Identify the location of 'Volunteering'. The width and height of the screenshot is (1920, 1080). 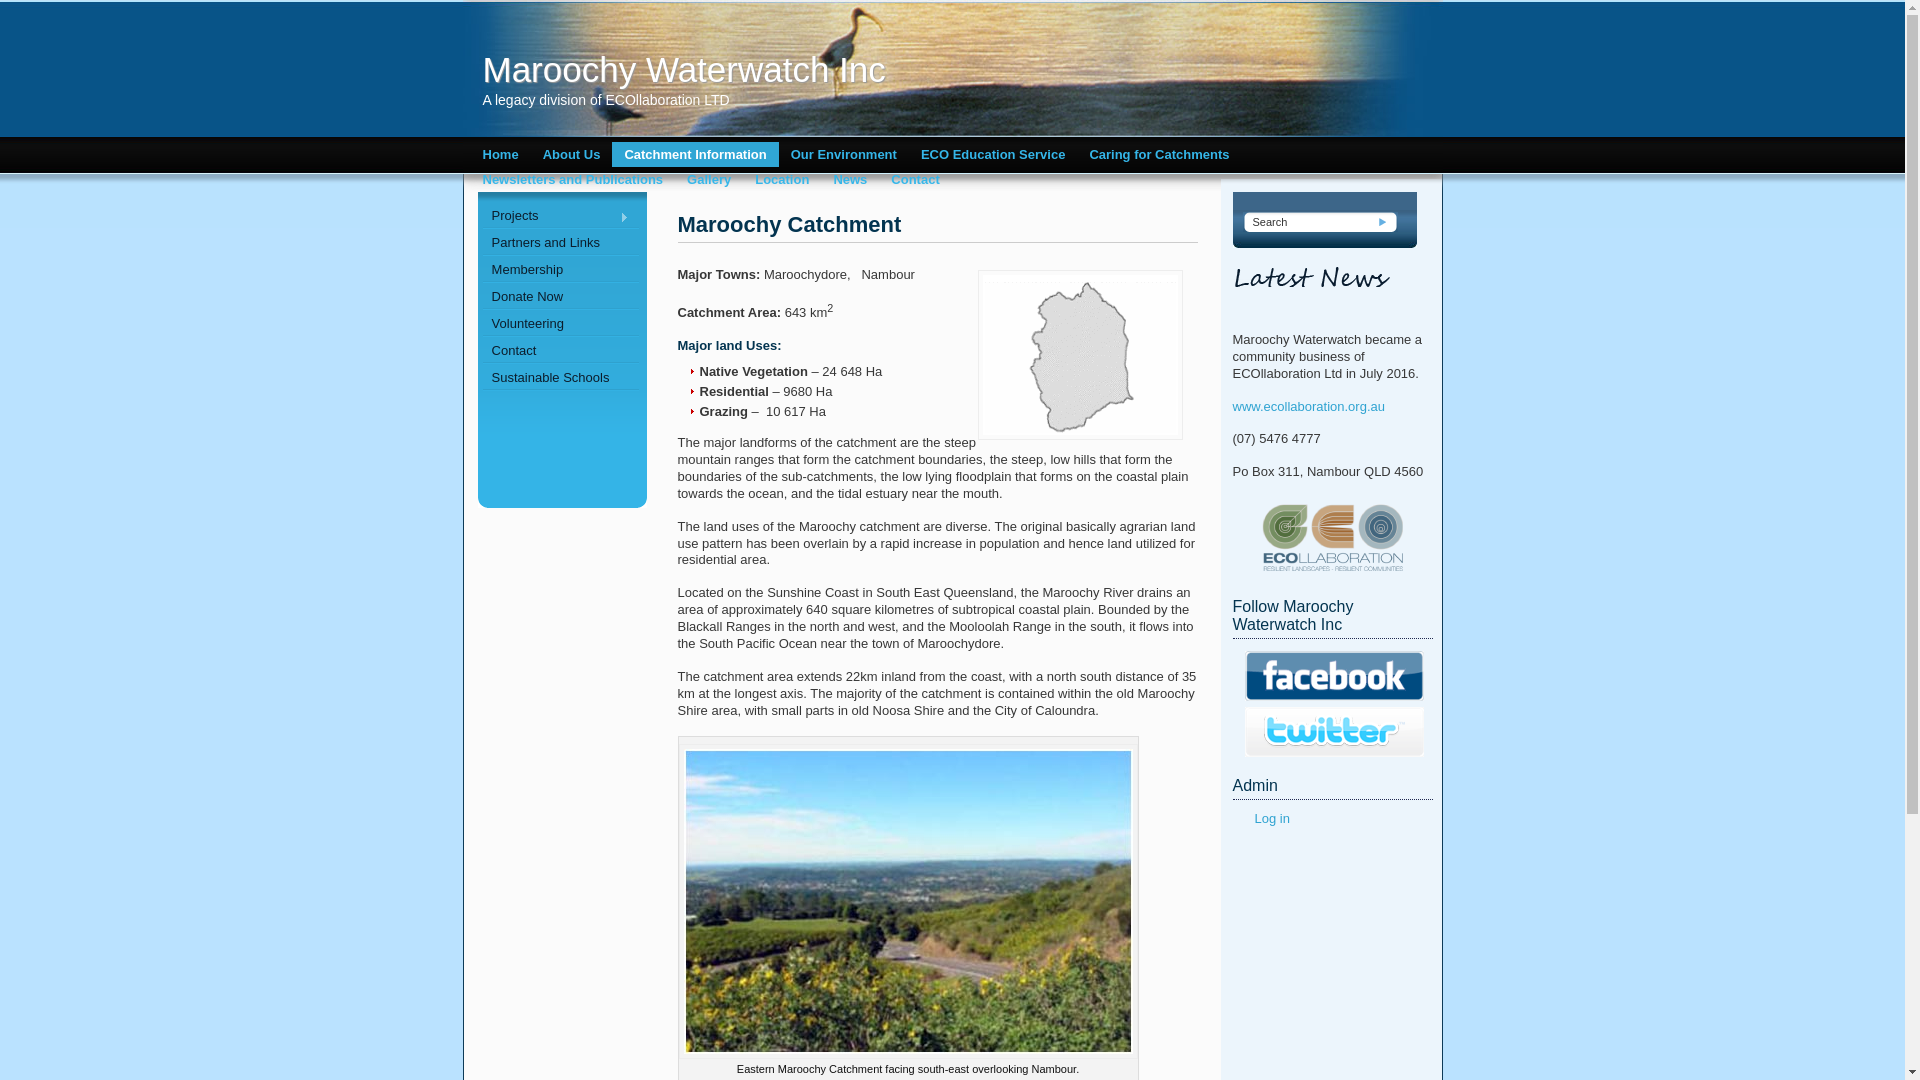
(560, 322).